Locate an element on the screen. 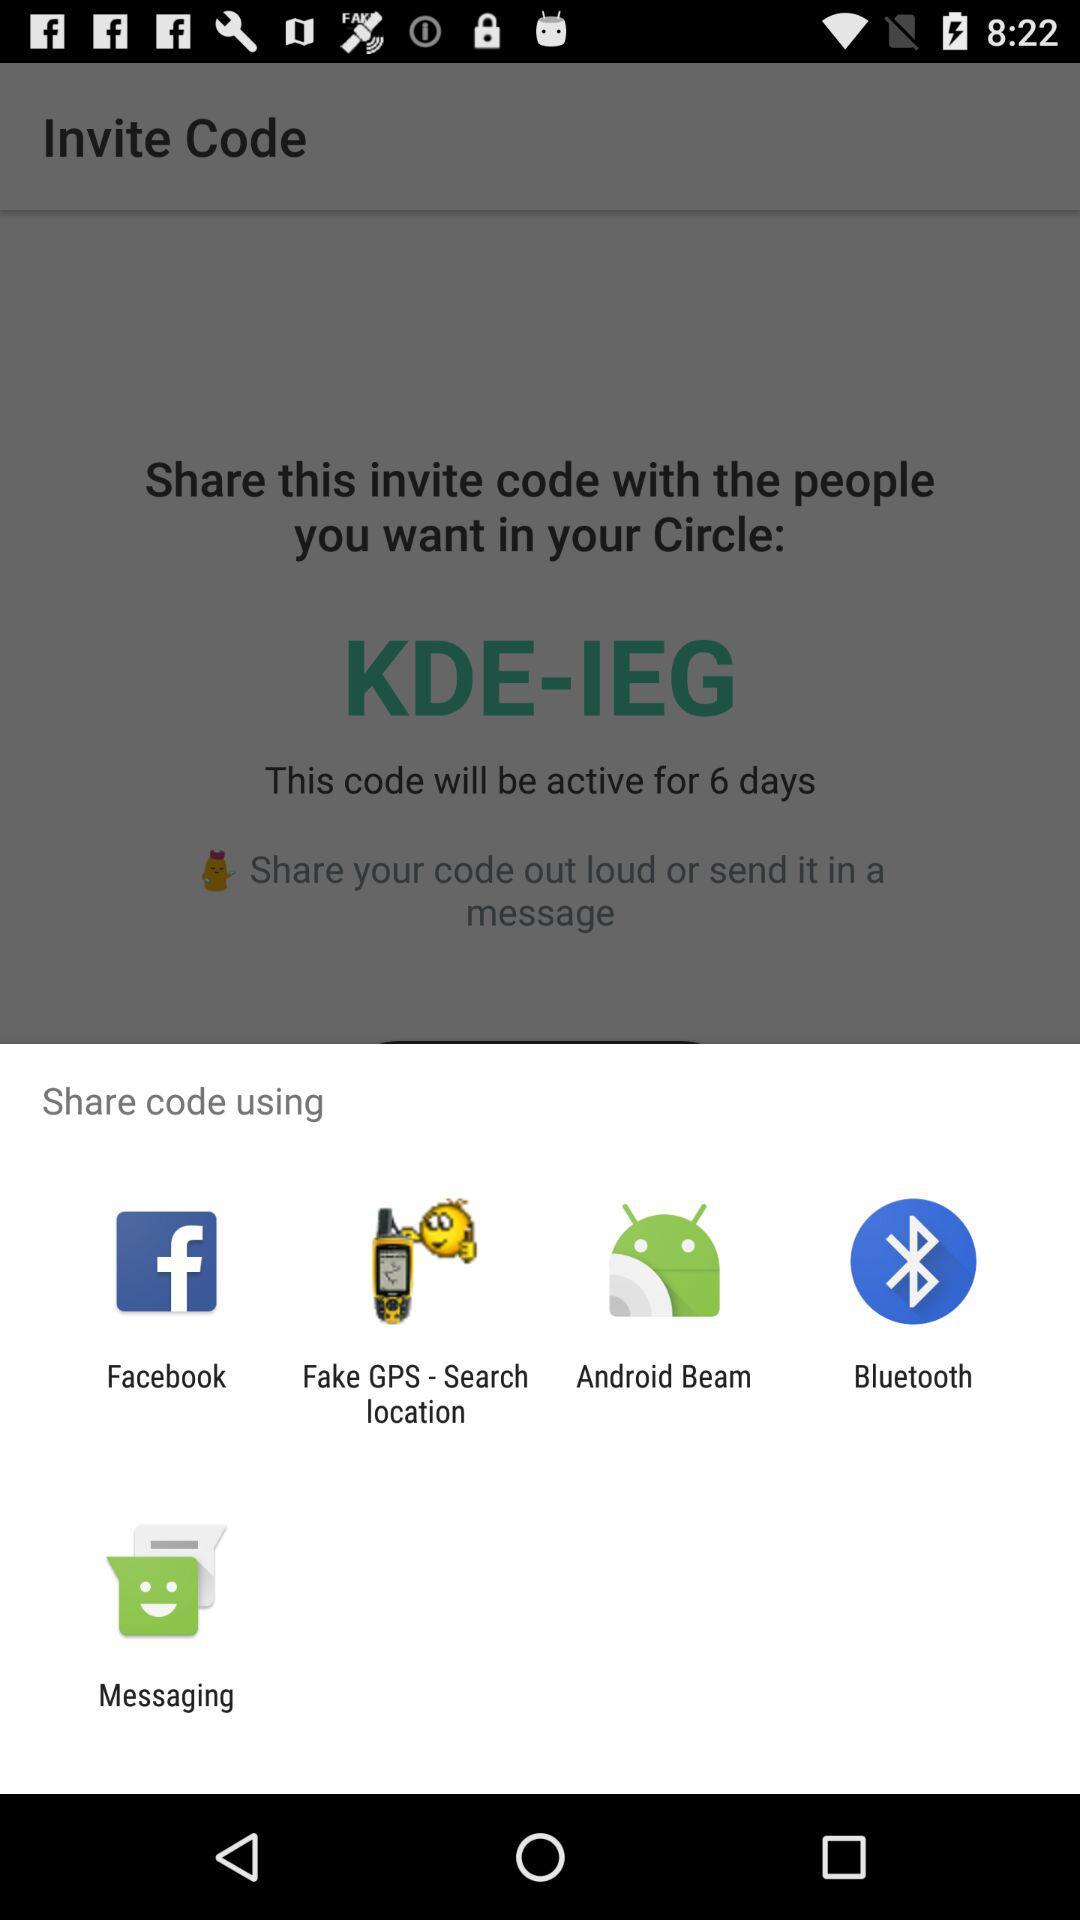 The width and height of the screenshot is (1080, 1920). messaging icon is located at coordinates (165, 1711).